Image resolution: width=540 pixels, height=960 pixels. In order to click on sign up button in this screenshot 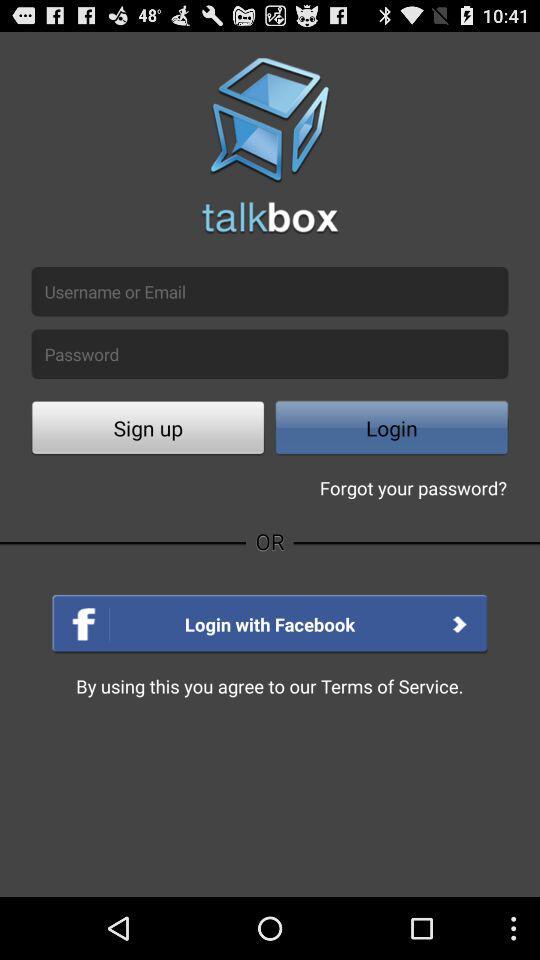, I will do `click(147, 430)`.